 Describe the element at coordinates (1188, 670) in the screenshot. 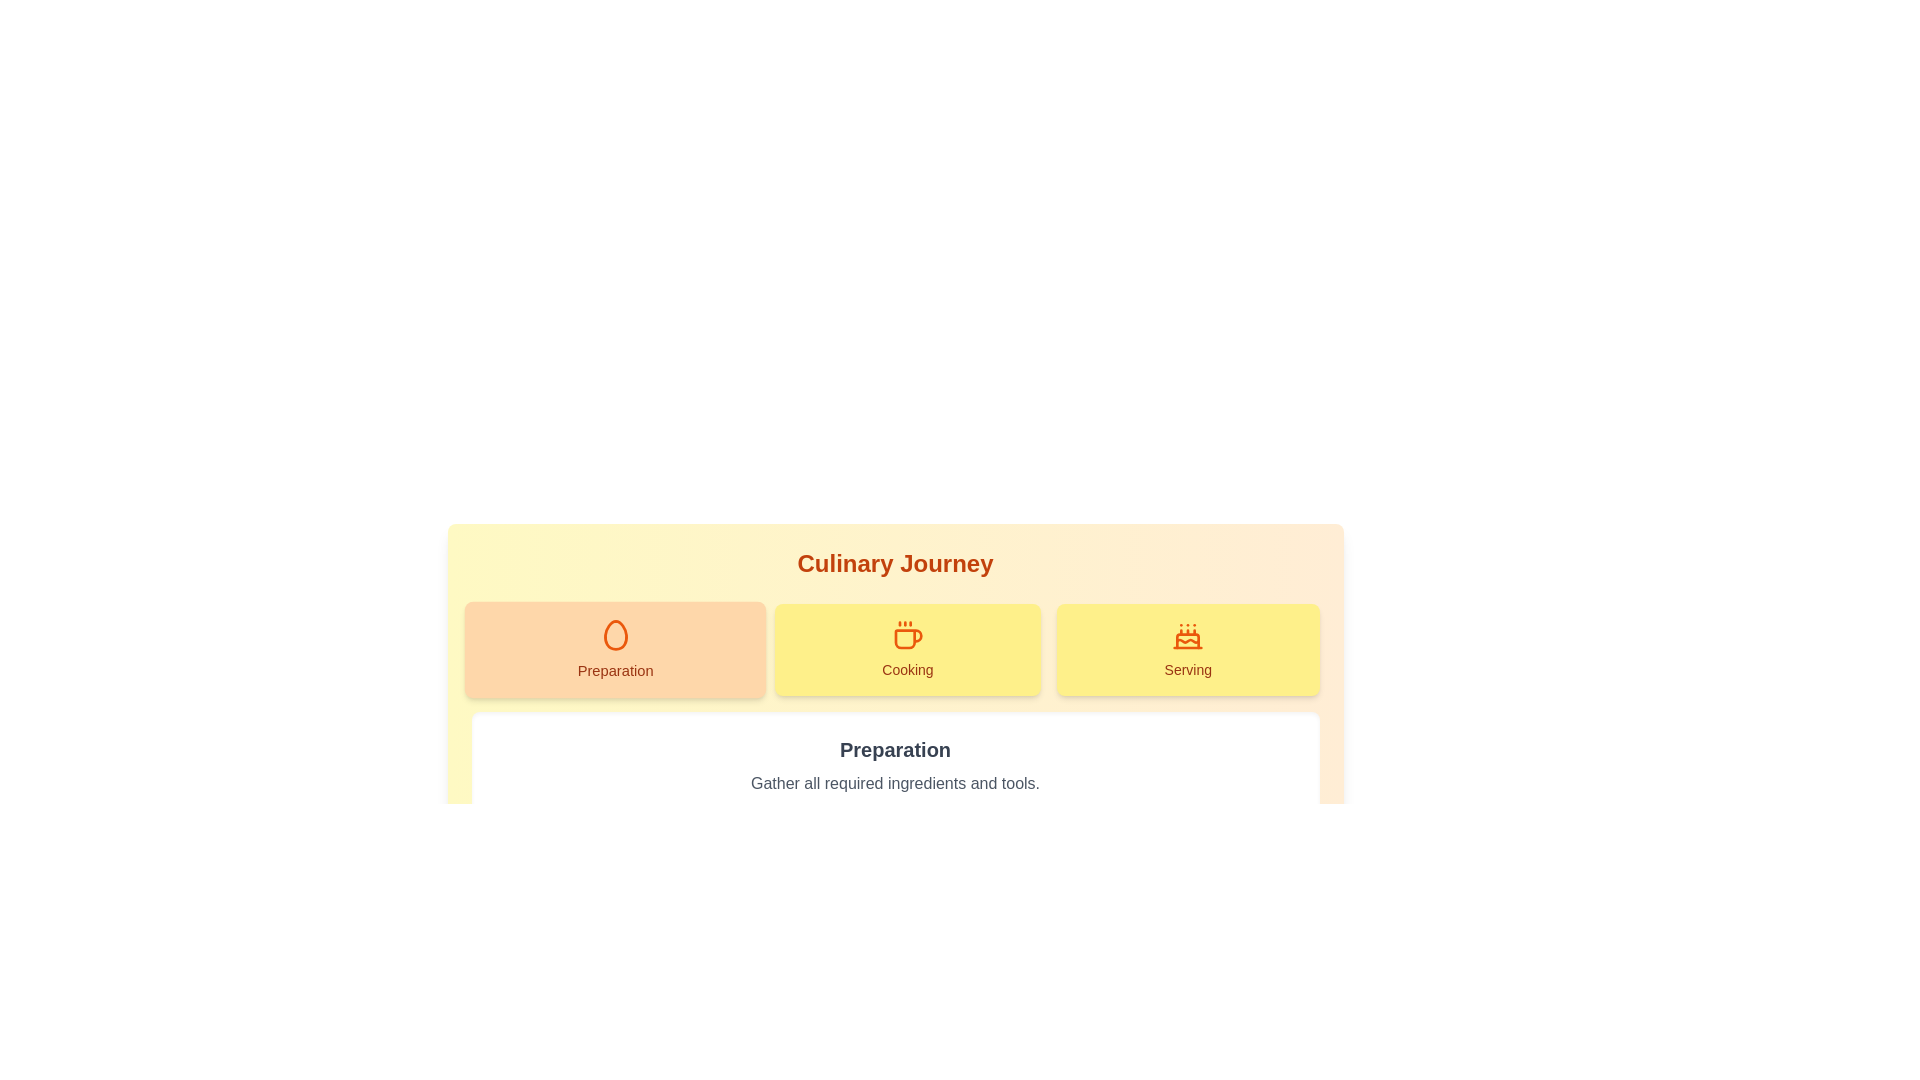

I see `text label that displays 'Serving' in a medium-sized orange font against a yellow background, located at the bottom of the rightmost card just below a cake icon` at that location.